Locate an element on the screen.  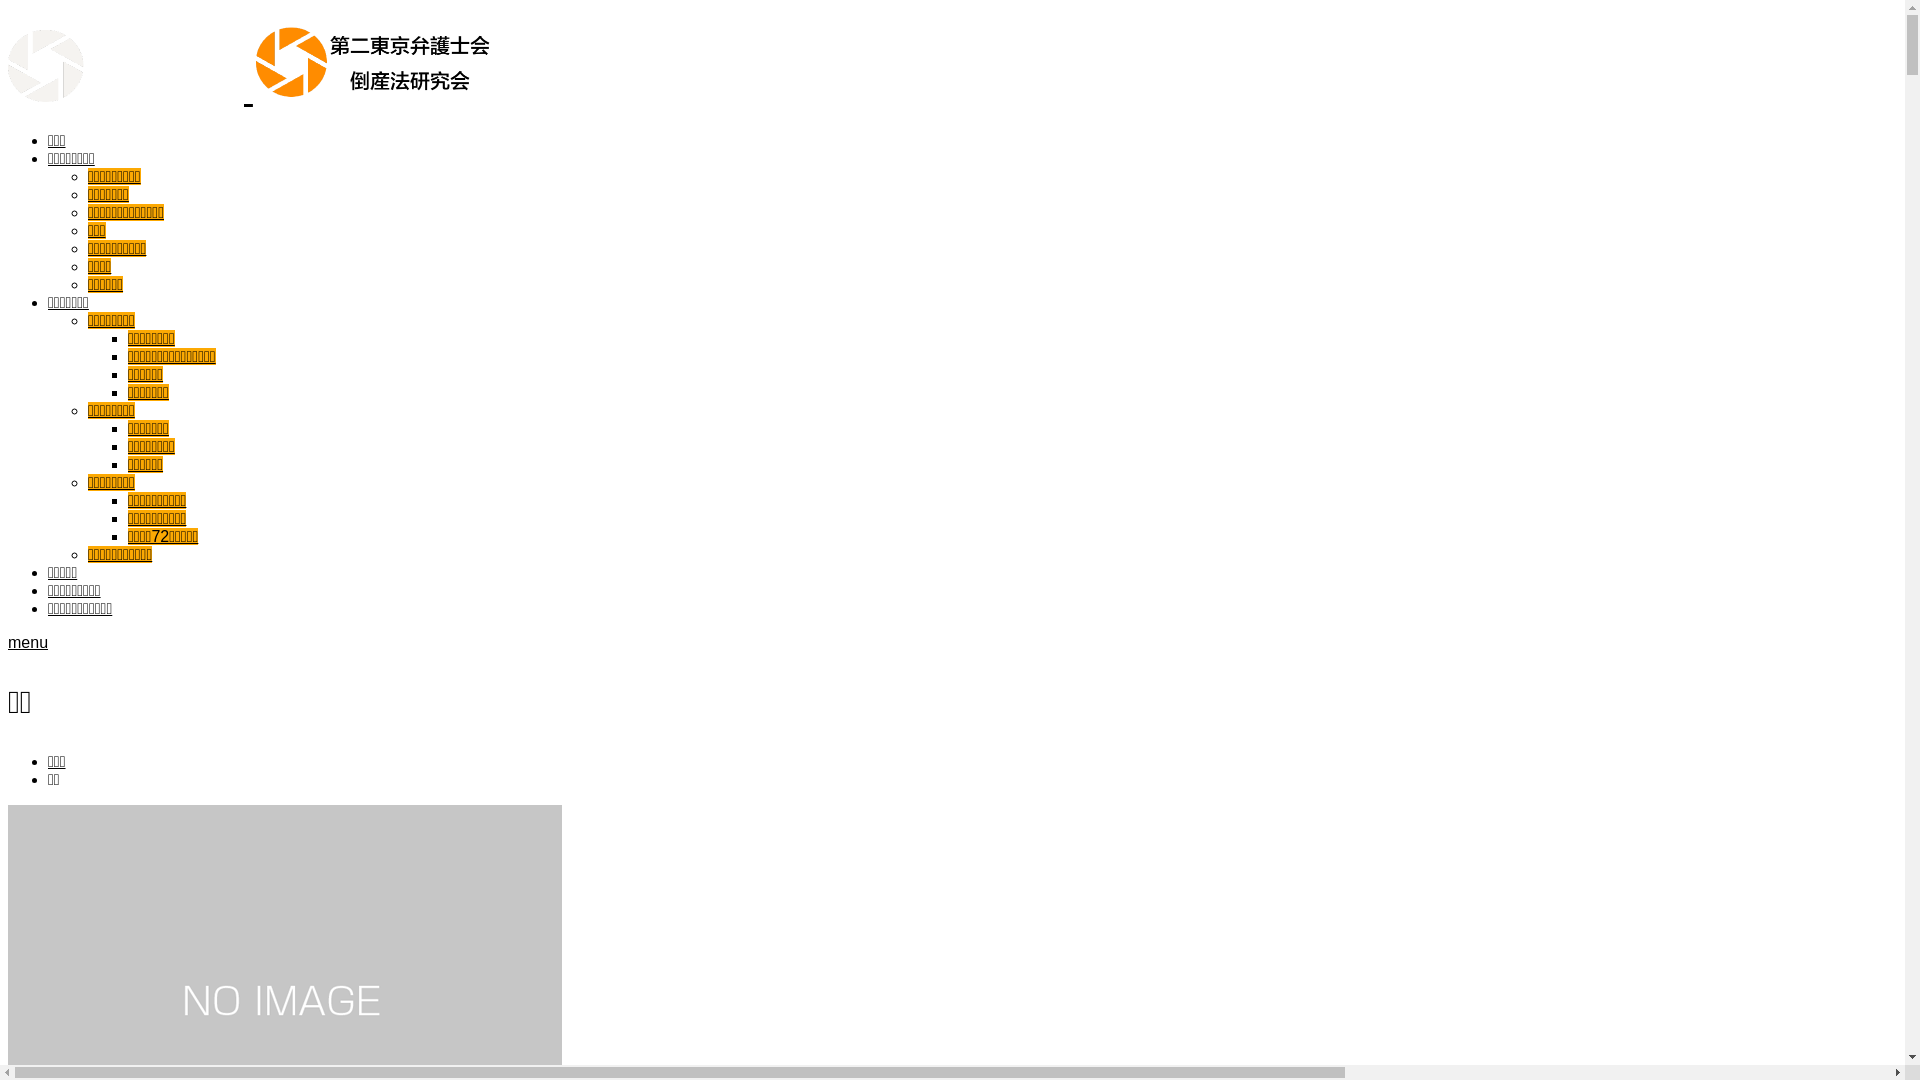
'menu' is located at coordinates (28, 642).